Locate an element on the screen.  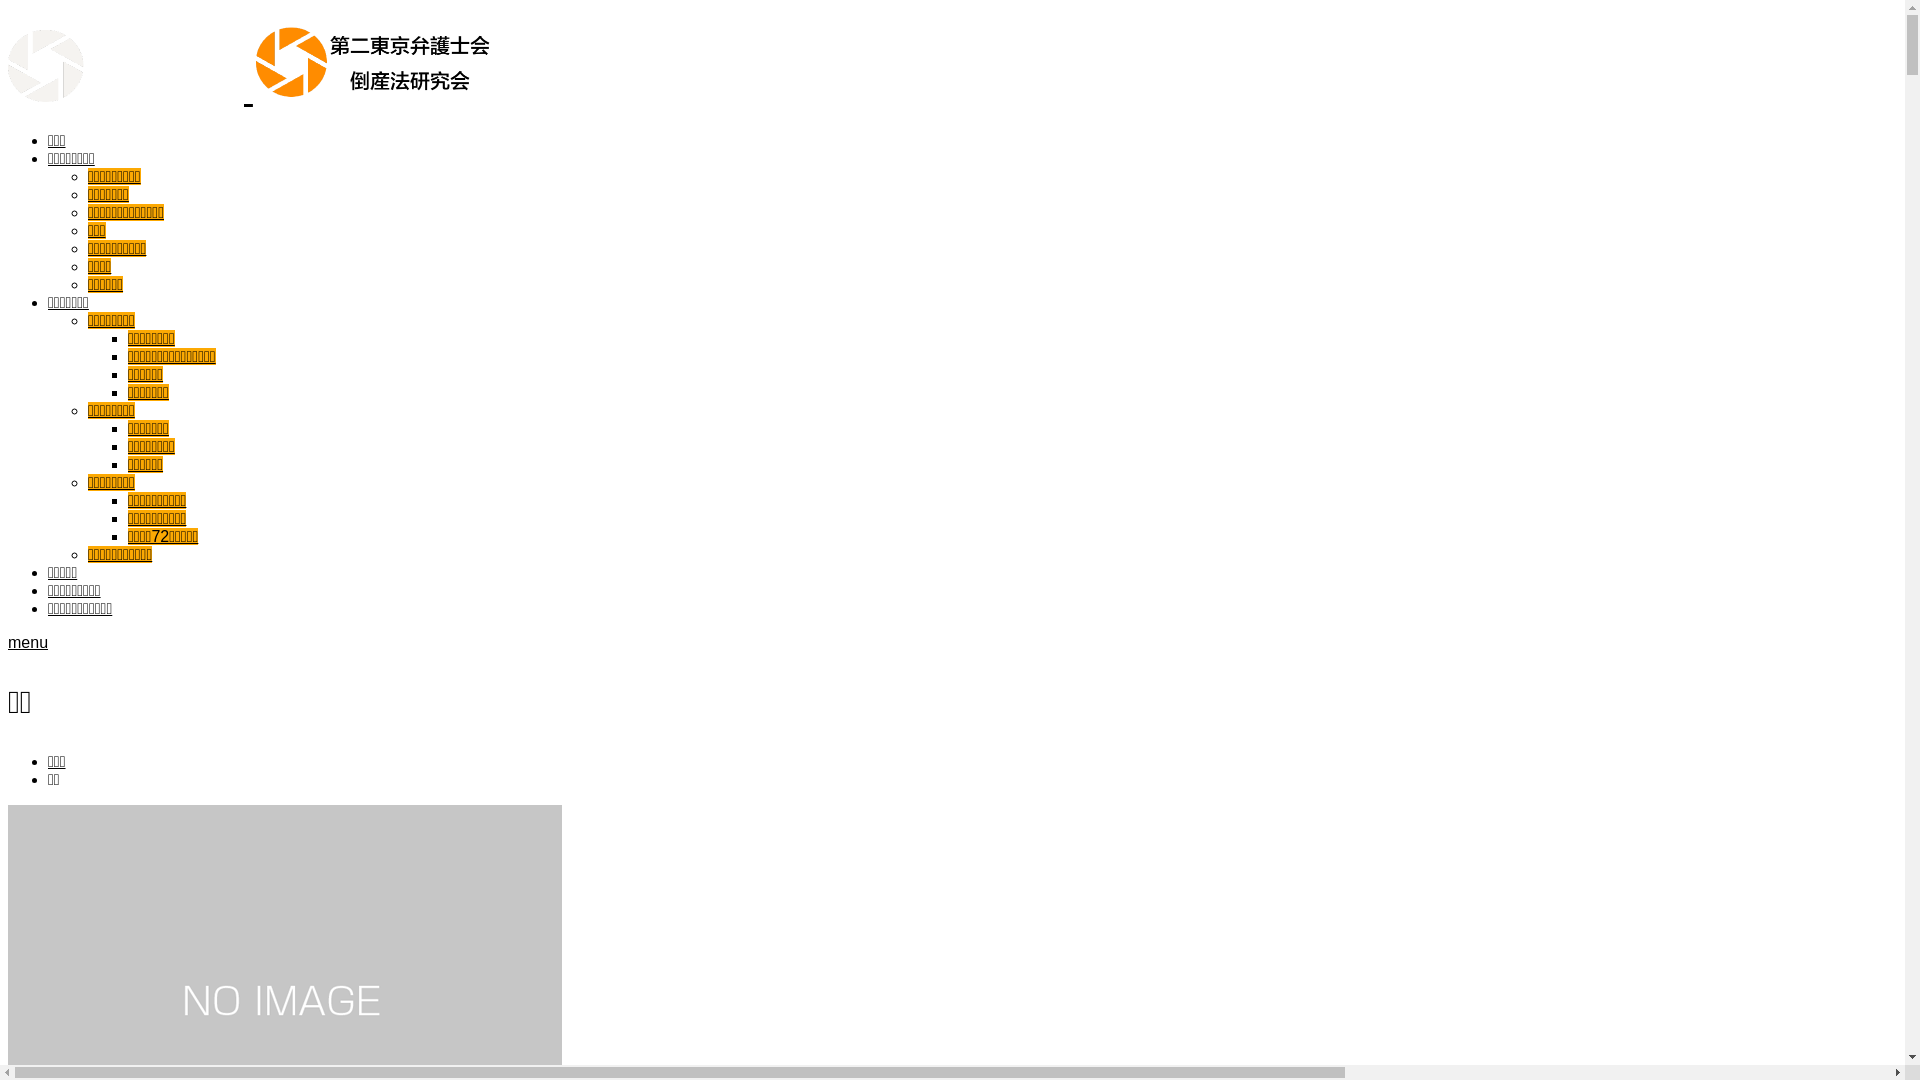
'menu' is located at coordinates (28, 642).